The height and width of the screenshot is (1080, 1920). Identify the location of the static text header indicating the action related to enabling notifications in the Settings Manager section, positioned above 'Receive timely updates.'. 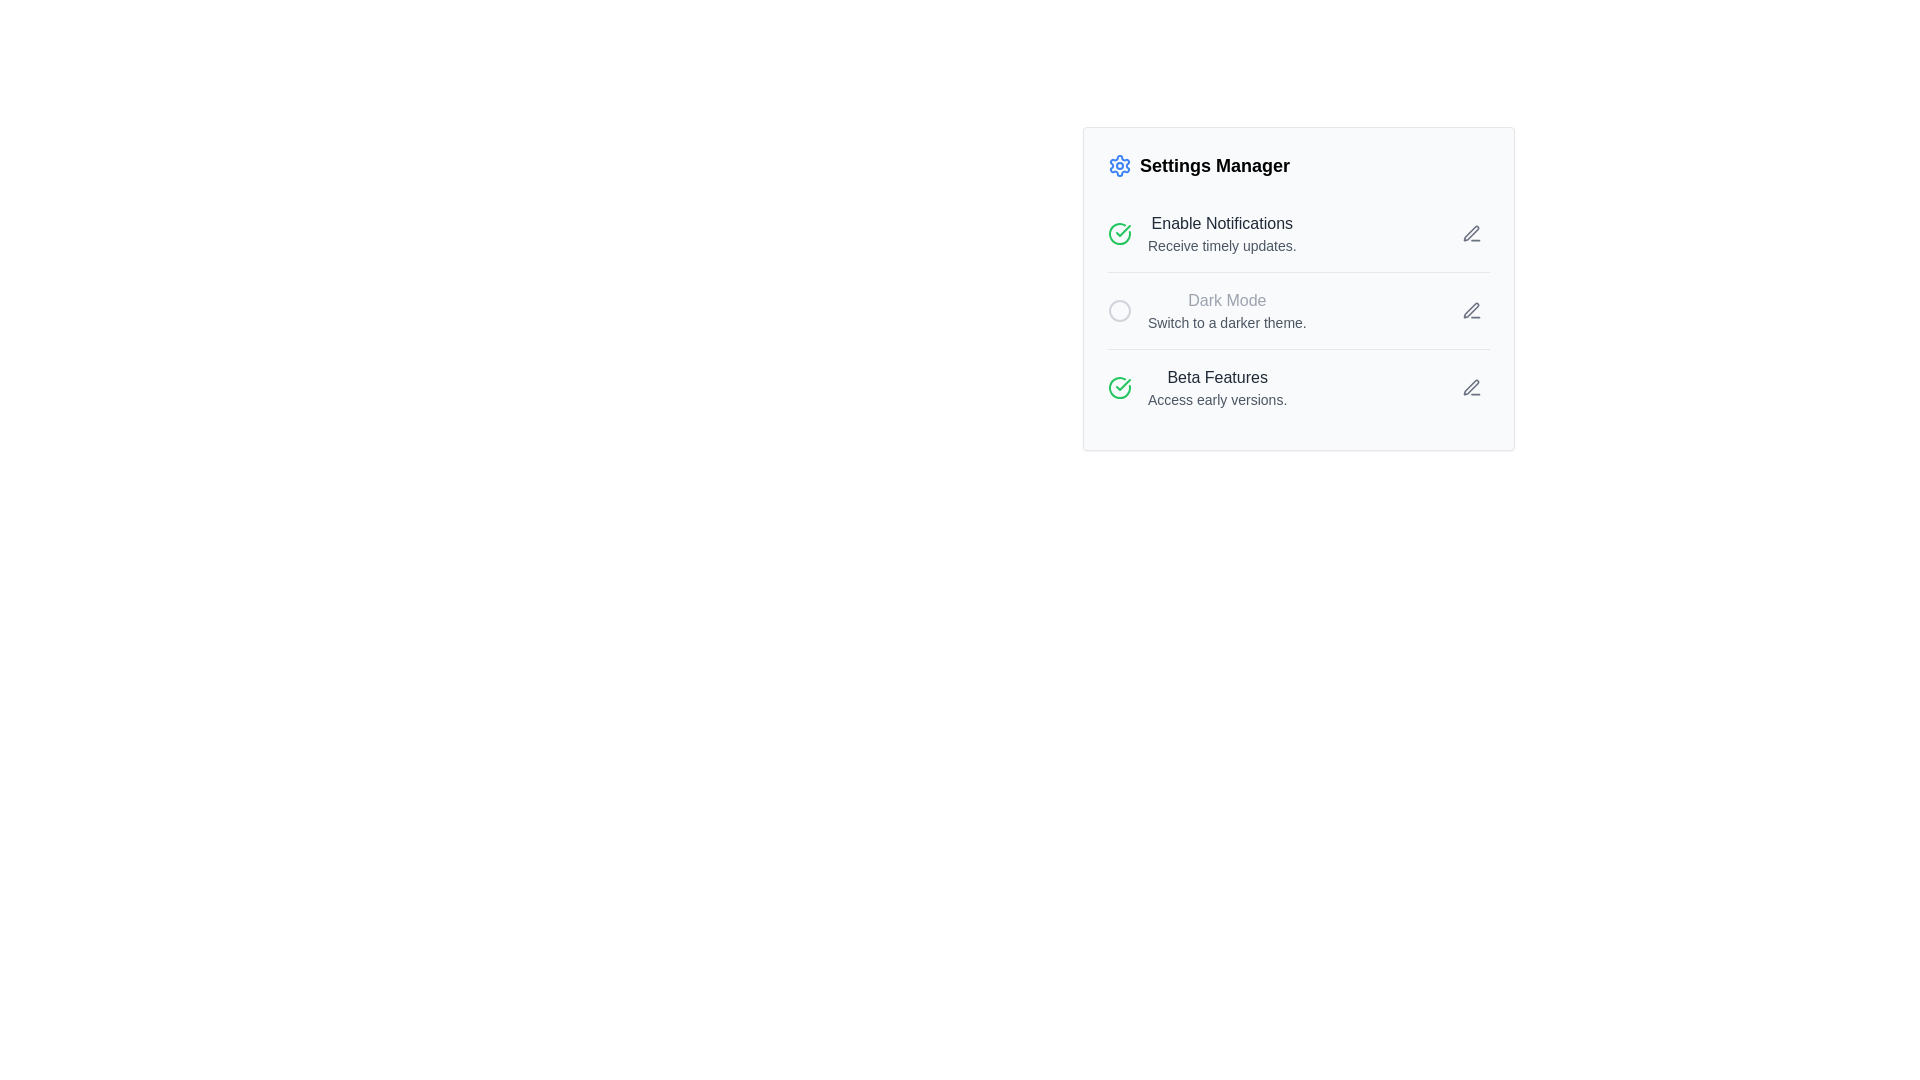
(1221, 223).